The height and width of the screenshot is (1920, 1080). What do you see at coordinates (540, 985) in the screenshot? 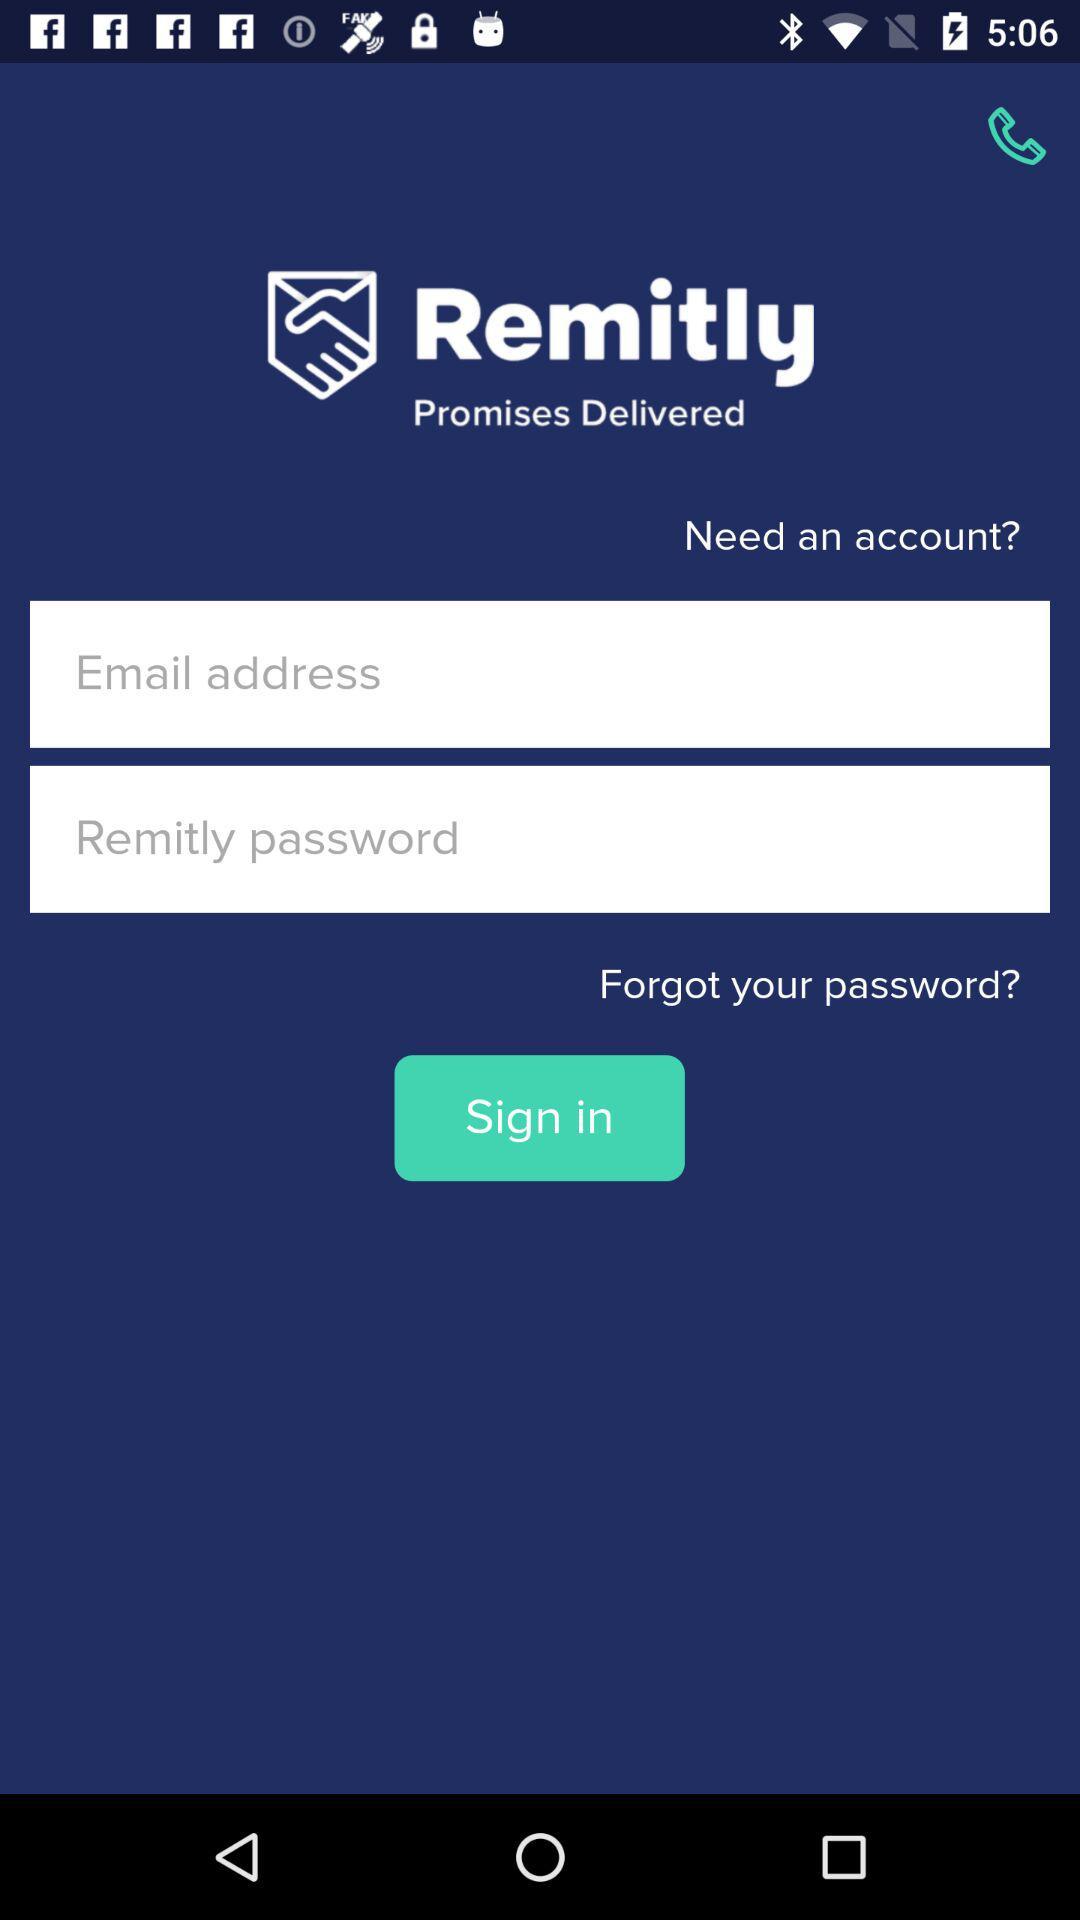
I see `forgot your password? icon` at bounding box center [540, 985].